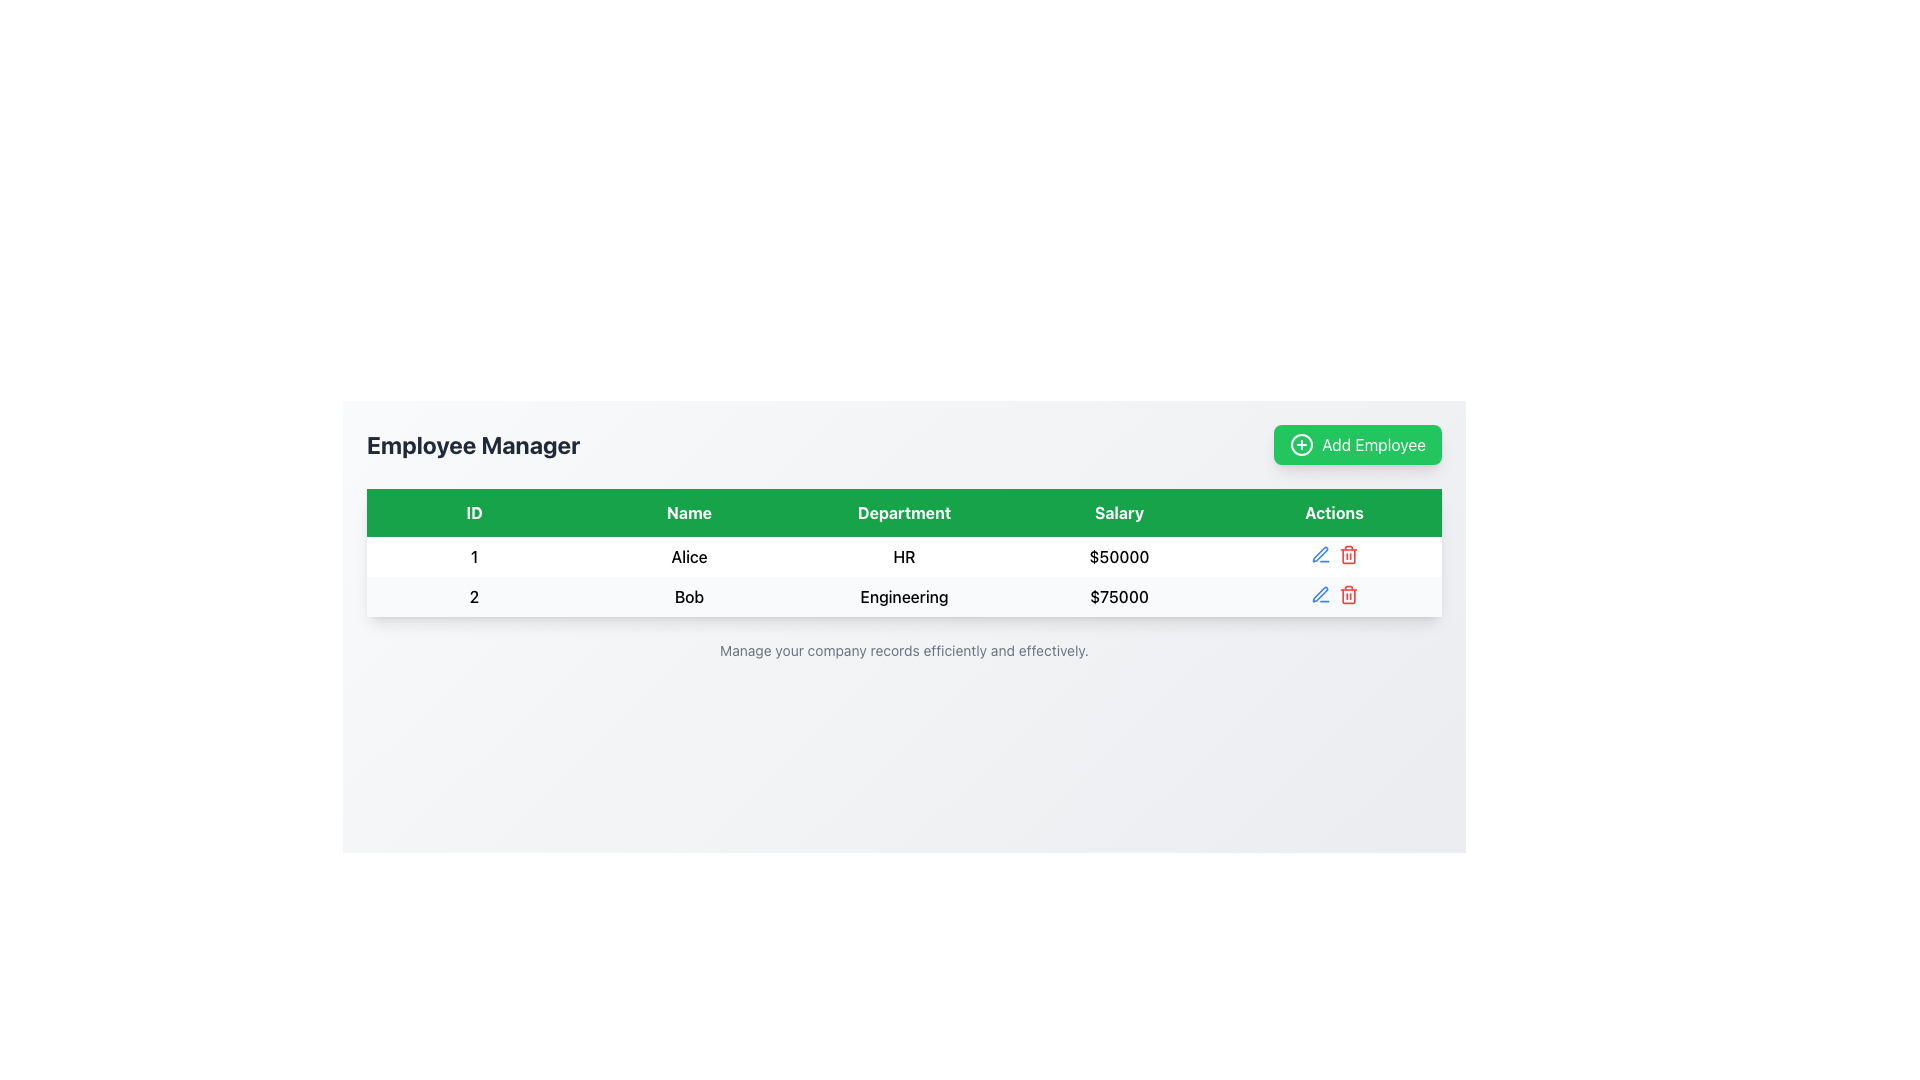  I want to click on text of the Table Header Cell that serves as the header for the 'Name' column in the table, located in the second column of the header row, so click(689, 512).